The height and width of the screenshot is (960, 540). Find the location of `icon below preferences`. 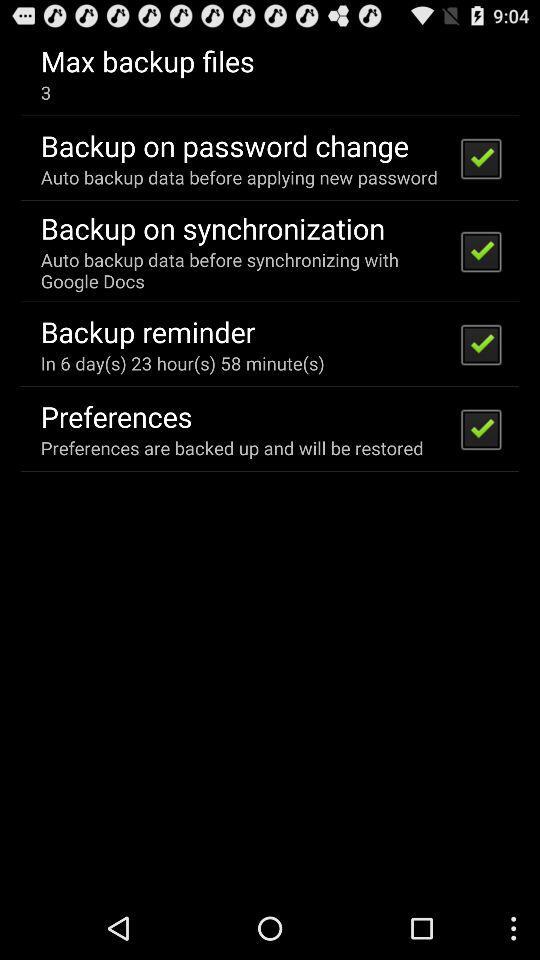

icon below preferences is located at coordinates (231, 448).